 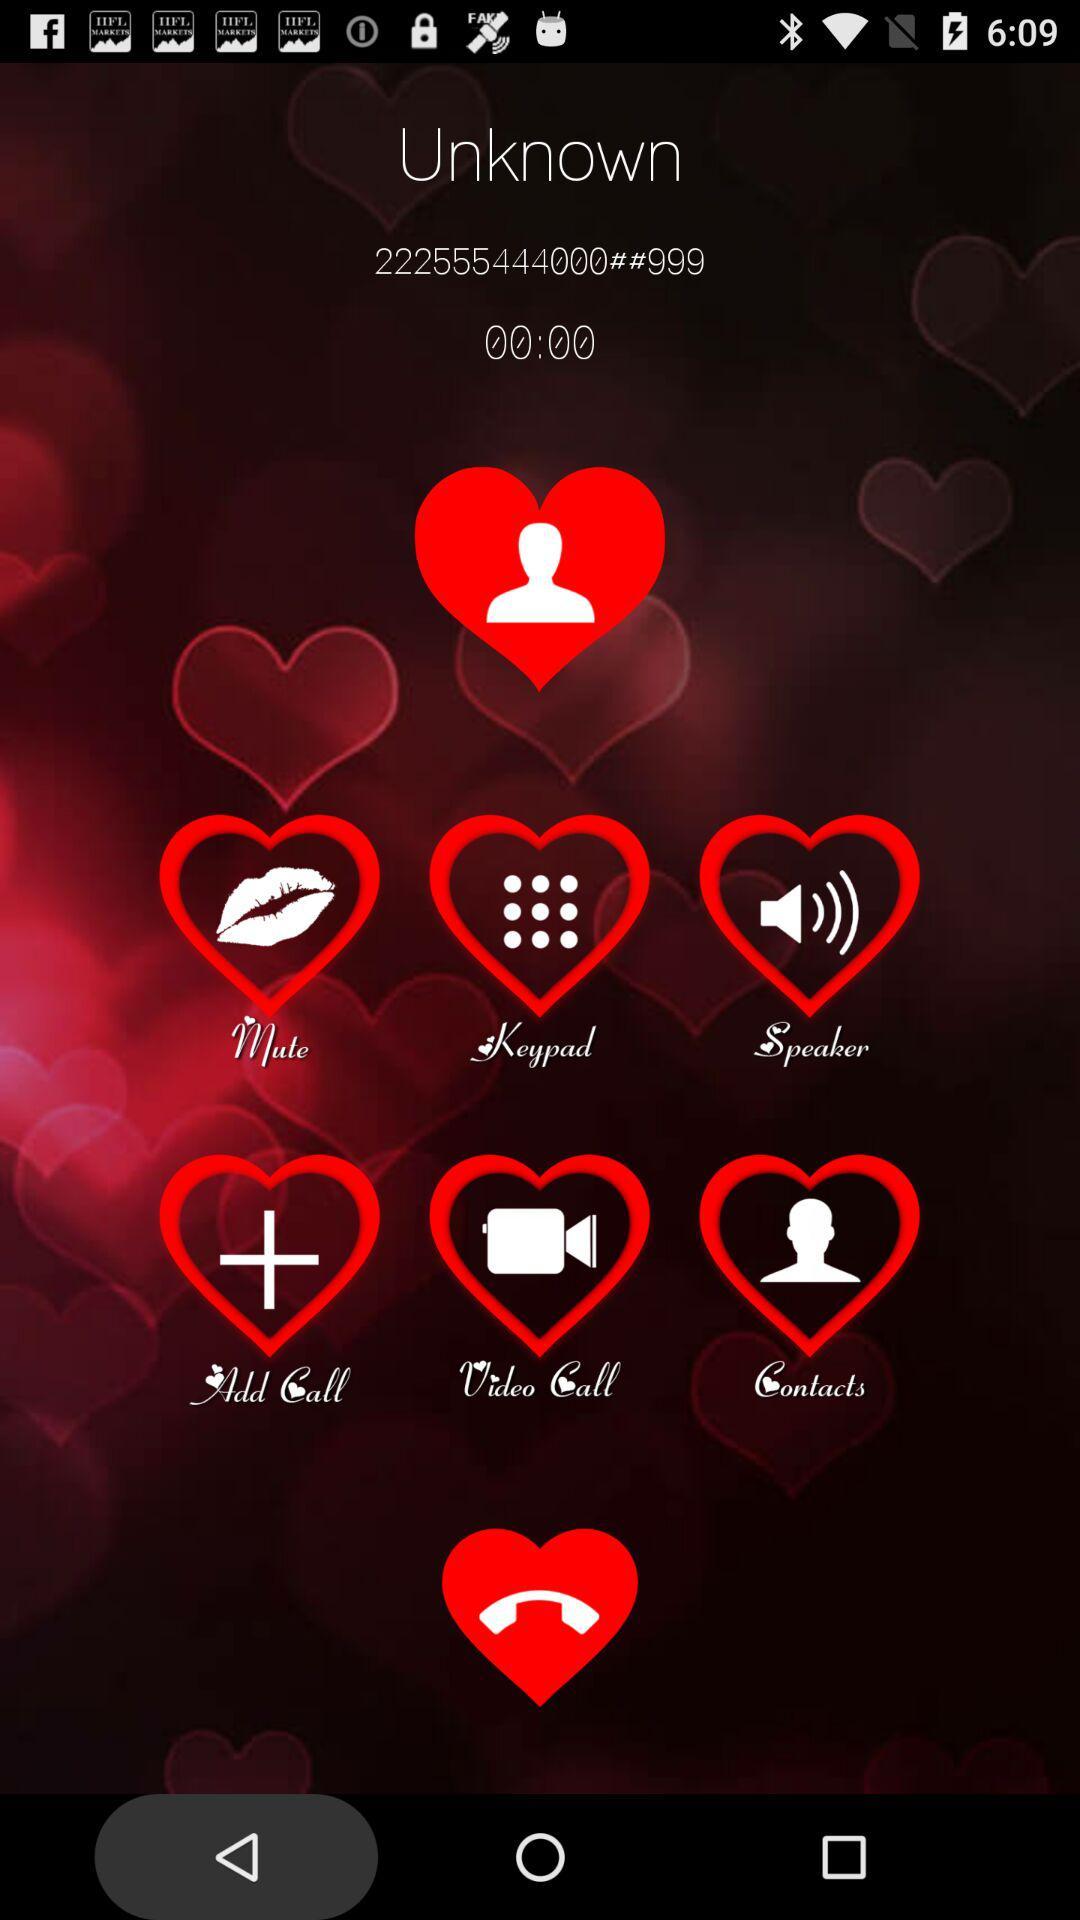 What do you see at coordinates (270, 1276) in the screenshot?
I see `number` at bounding box center [270, 1276].